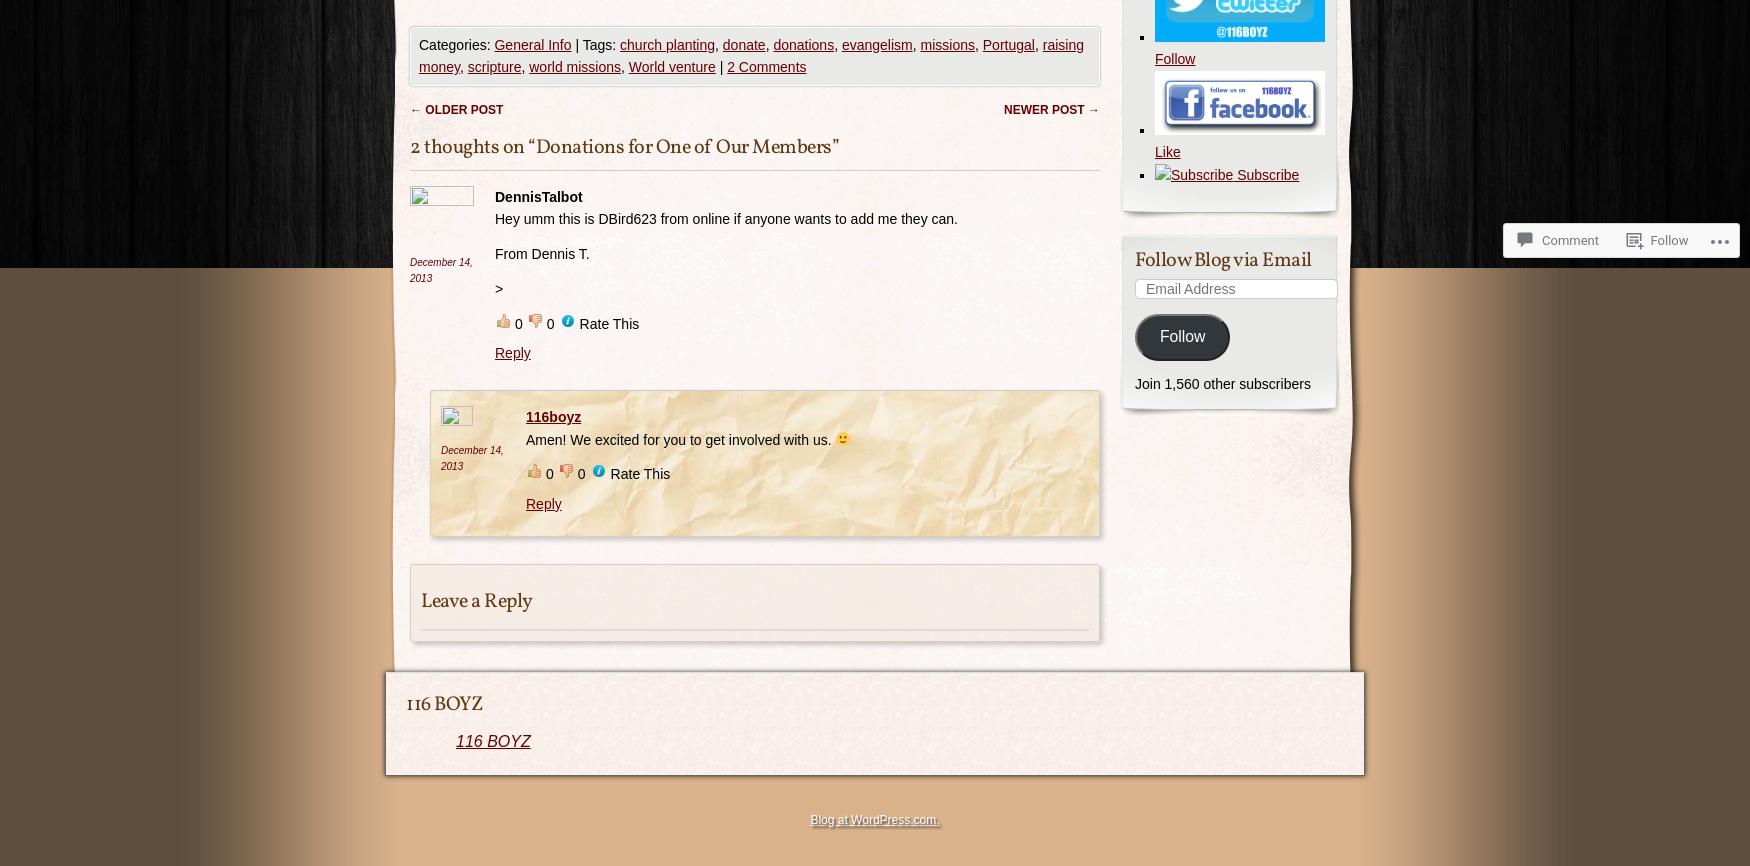 This screenshot has height=866, width=1750. I want to click on 'Follow Blog via Email', so click(1223, 258).